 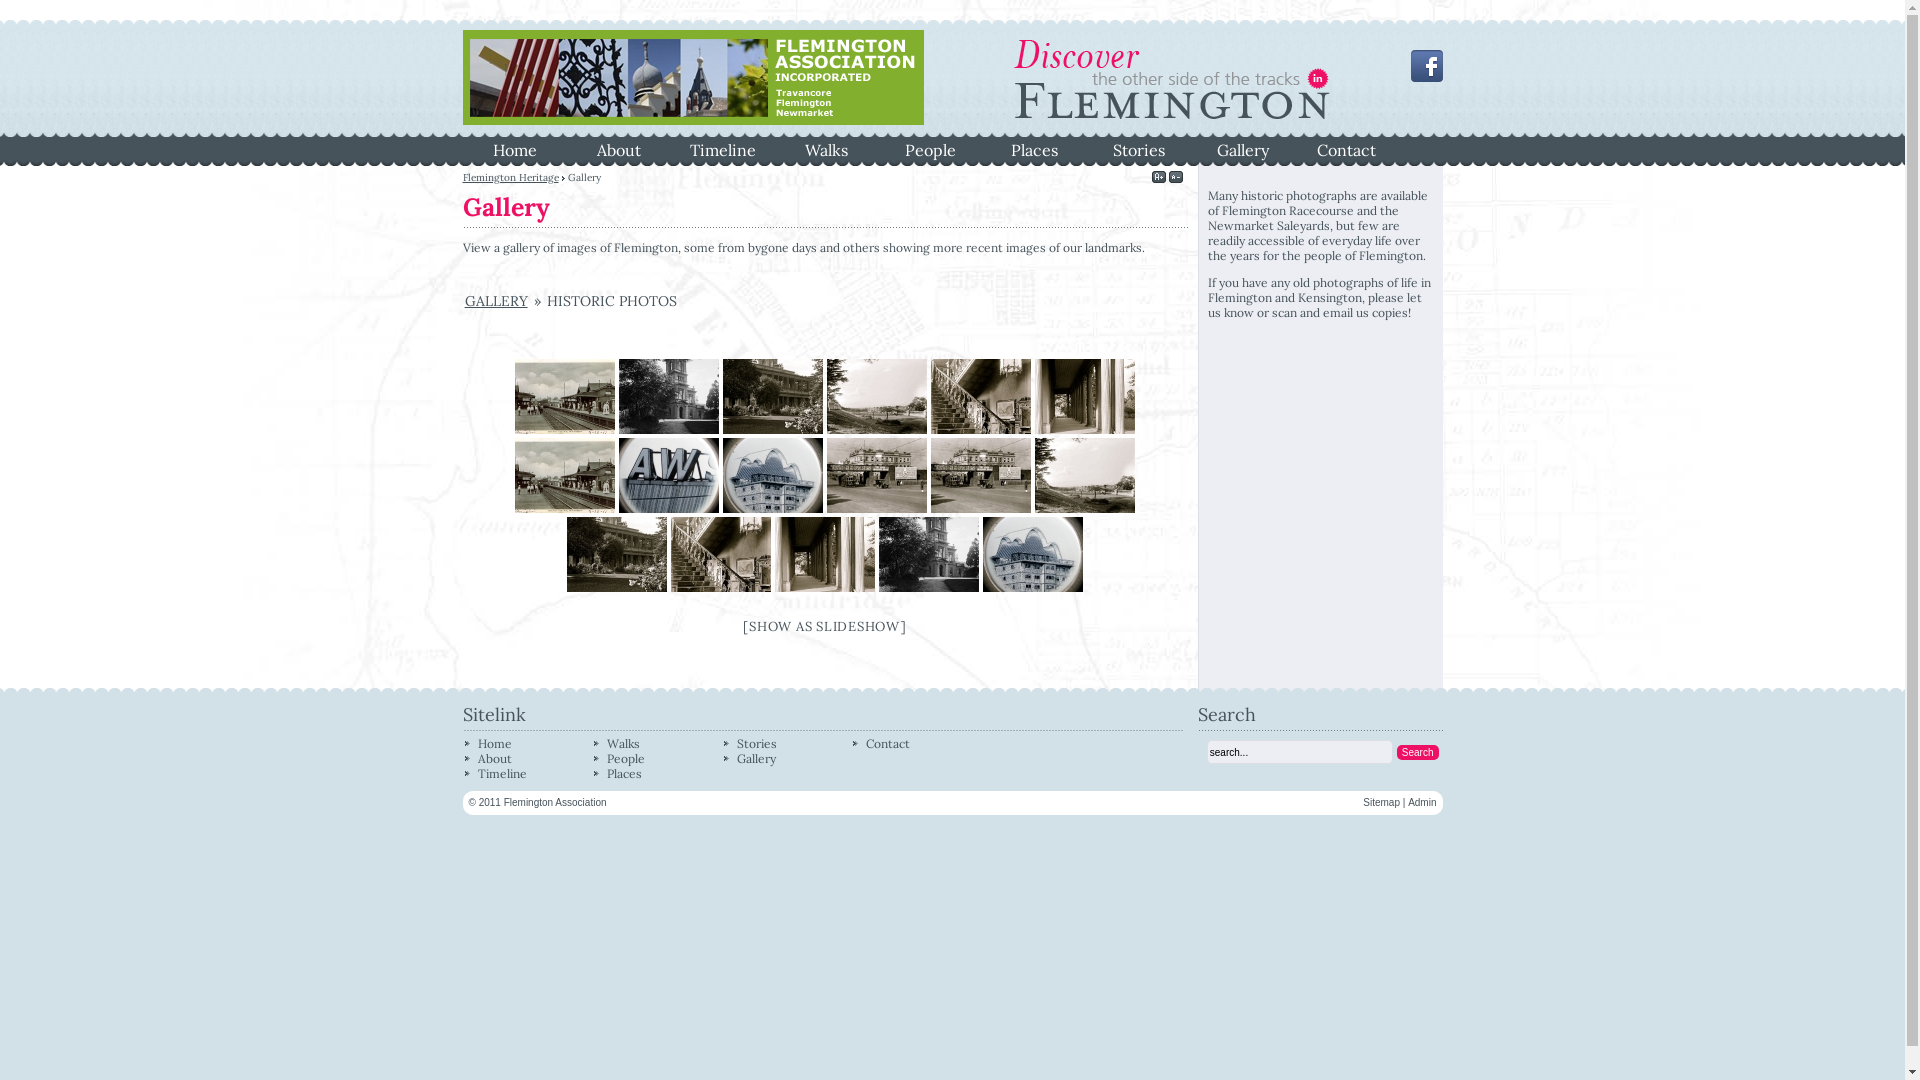 What do you see at coordinates (1416, 752) in the screenshot?
I see `'Search'` at bounding box center [1416, 752].